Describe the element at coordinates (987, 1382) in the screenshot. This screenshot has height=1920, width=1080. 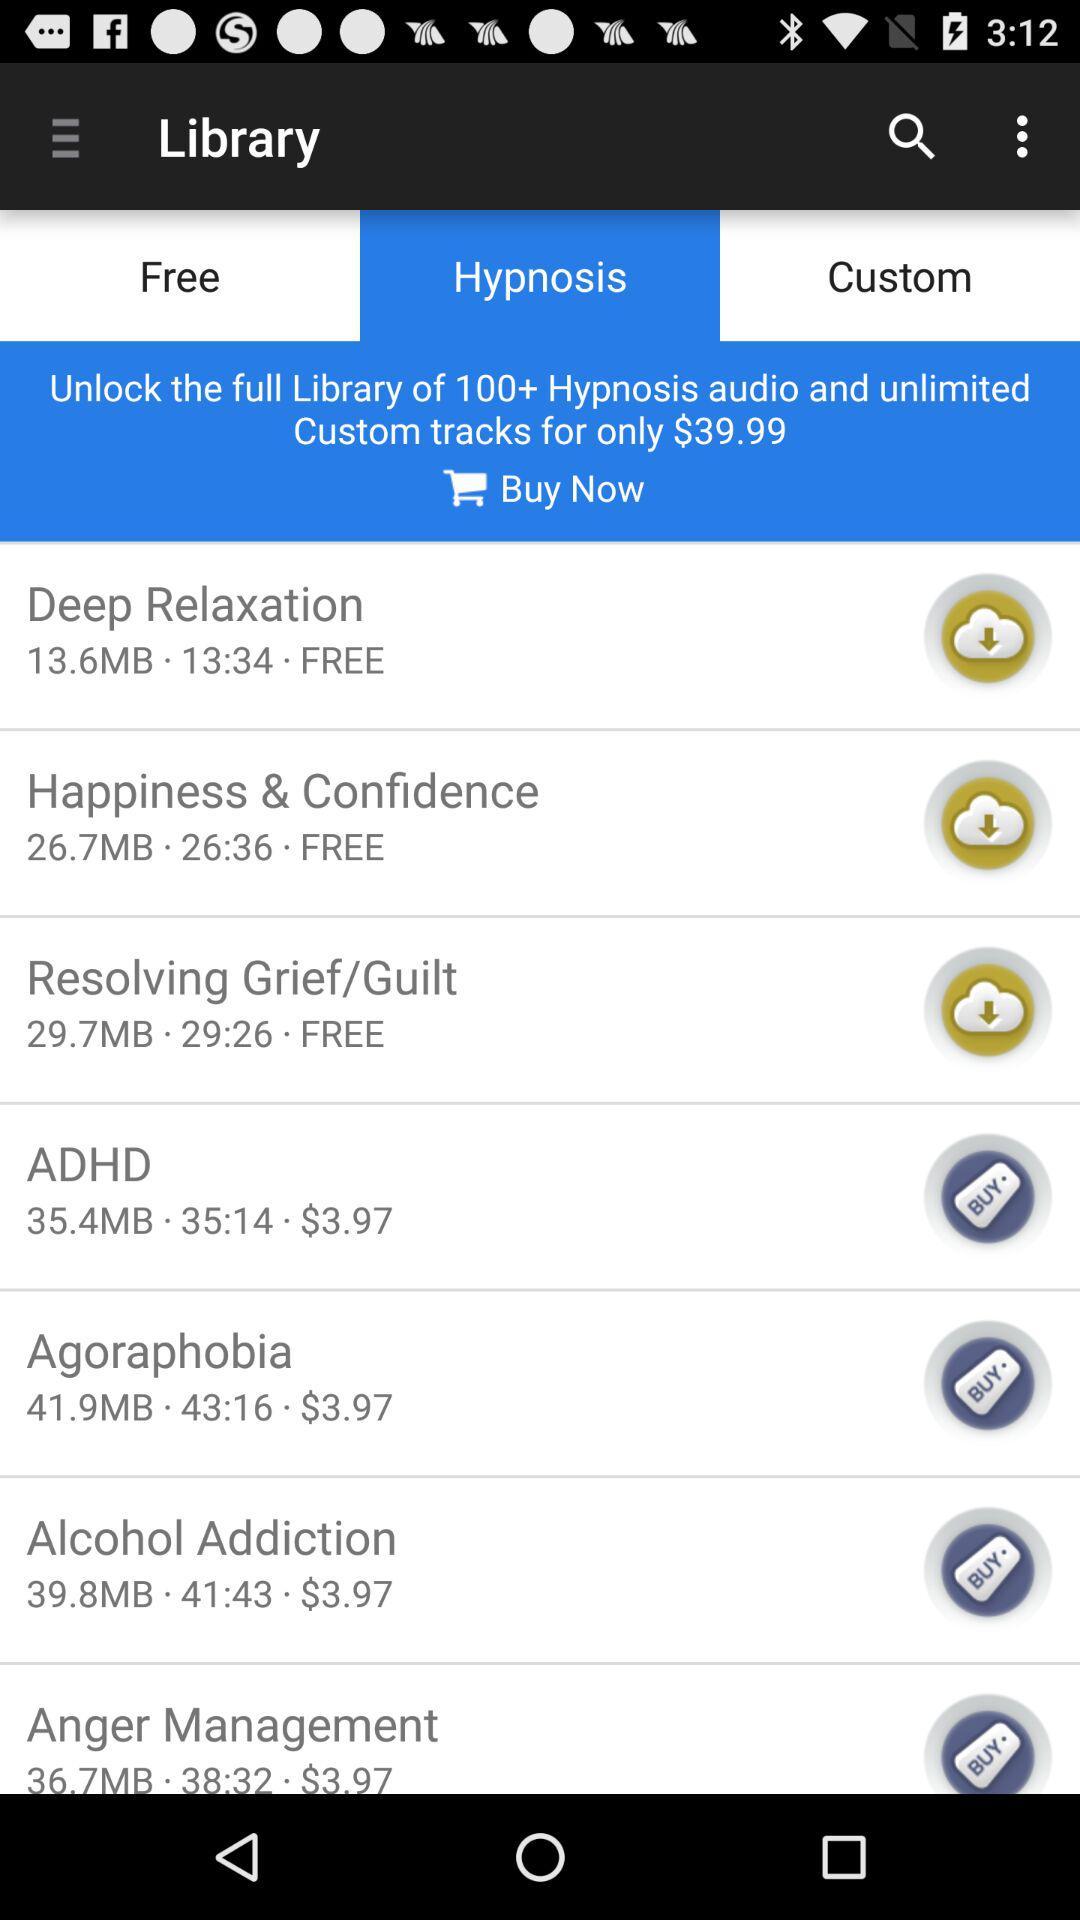
I see `purchase button` at that location.